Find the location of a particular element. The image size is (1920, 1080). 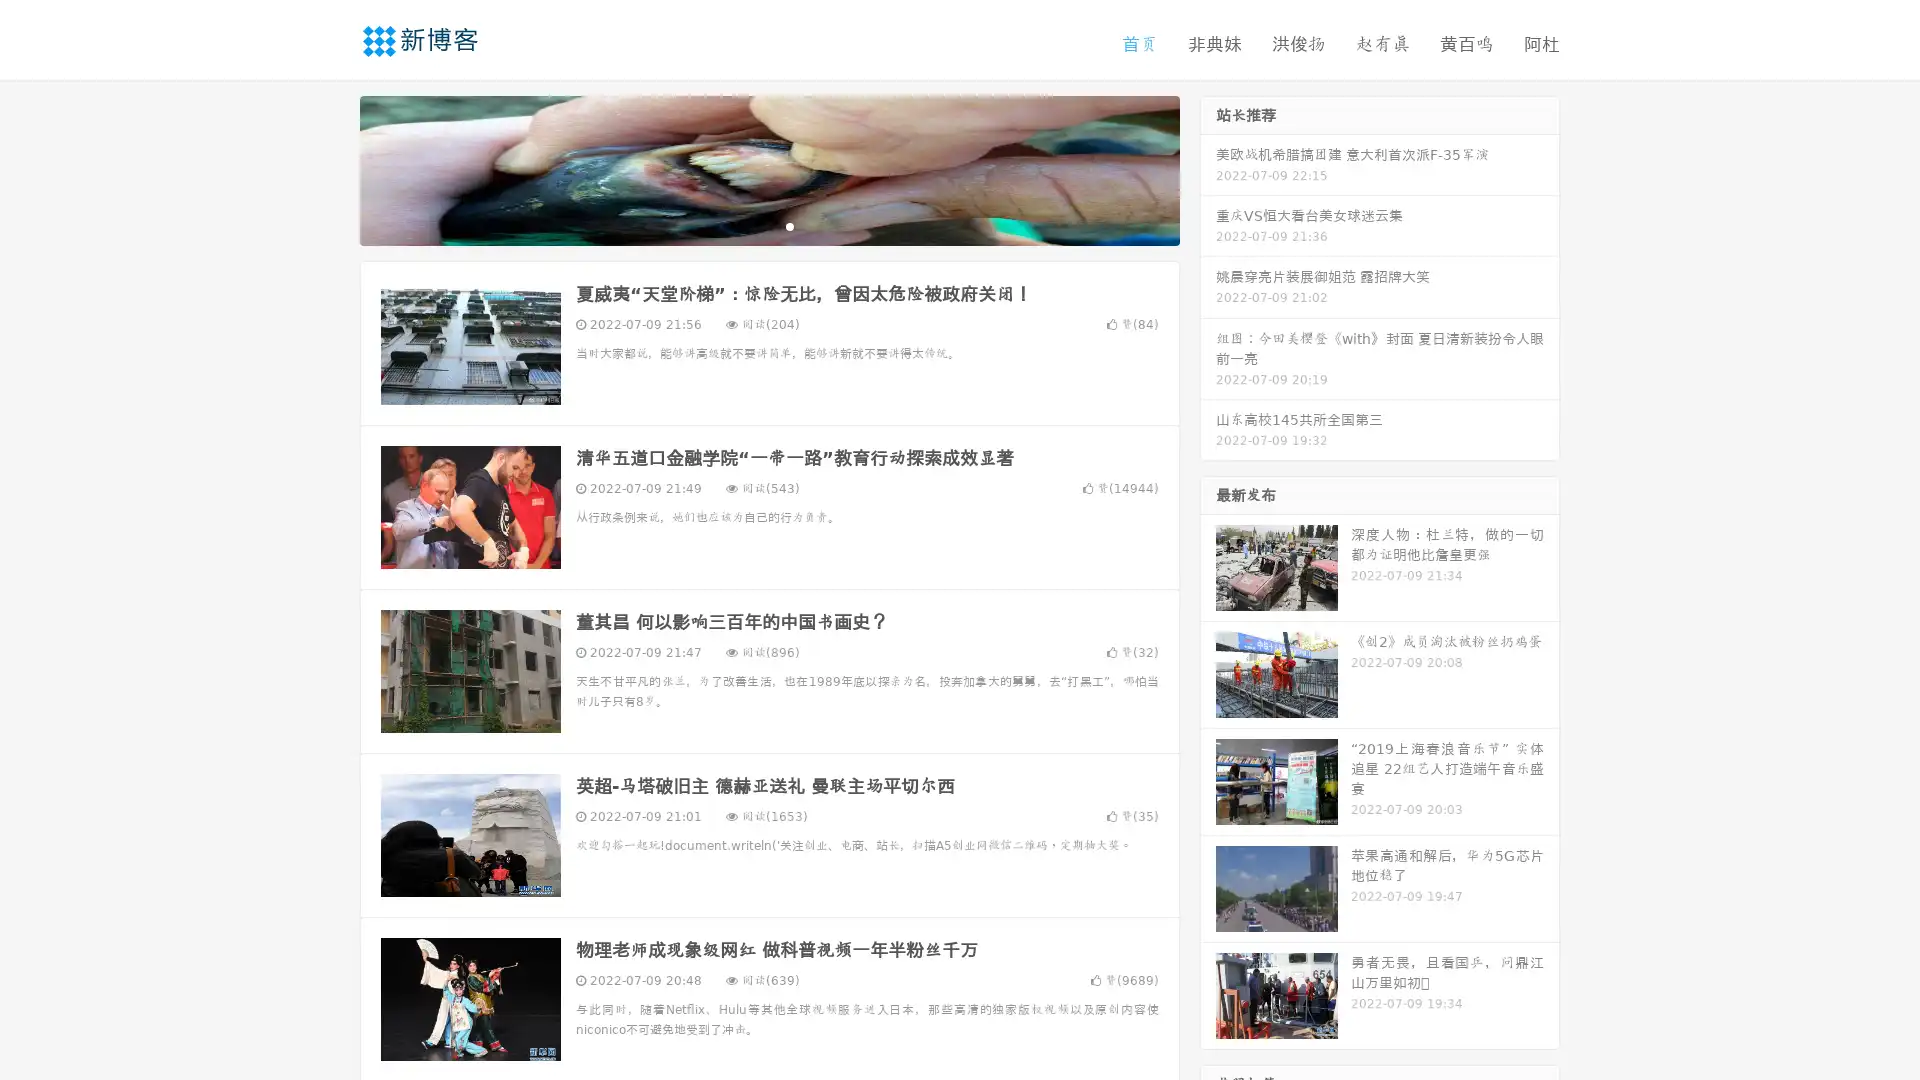

Previous slide is located at coordinates (330, 168).